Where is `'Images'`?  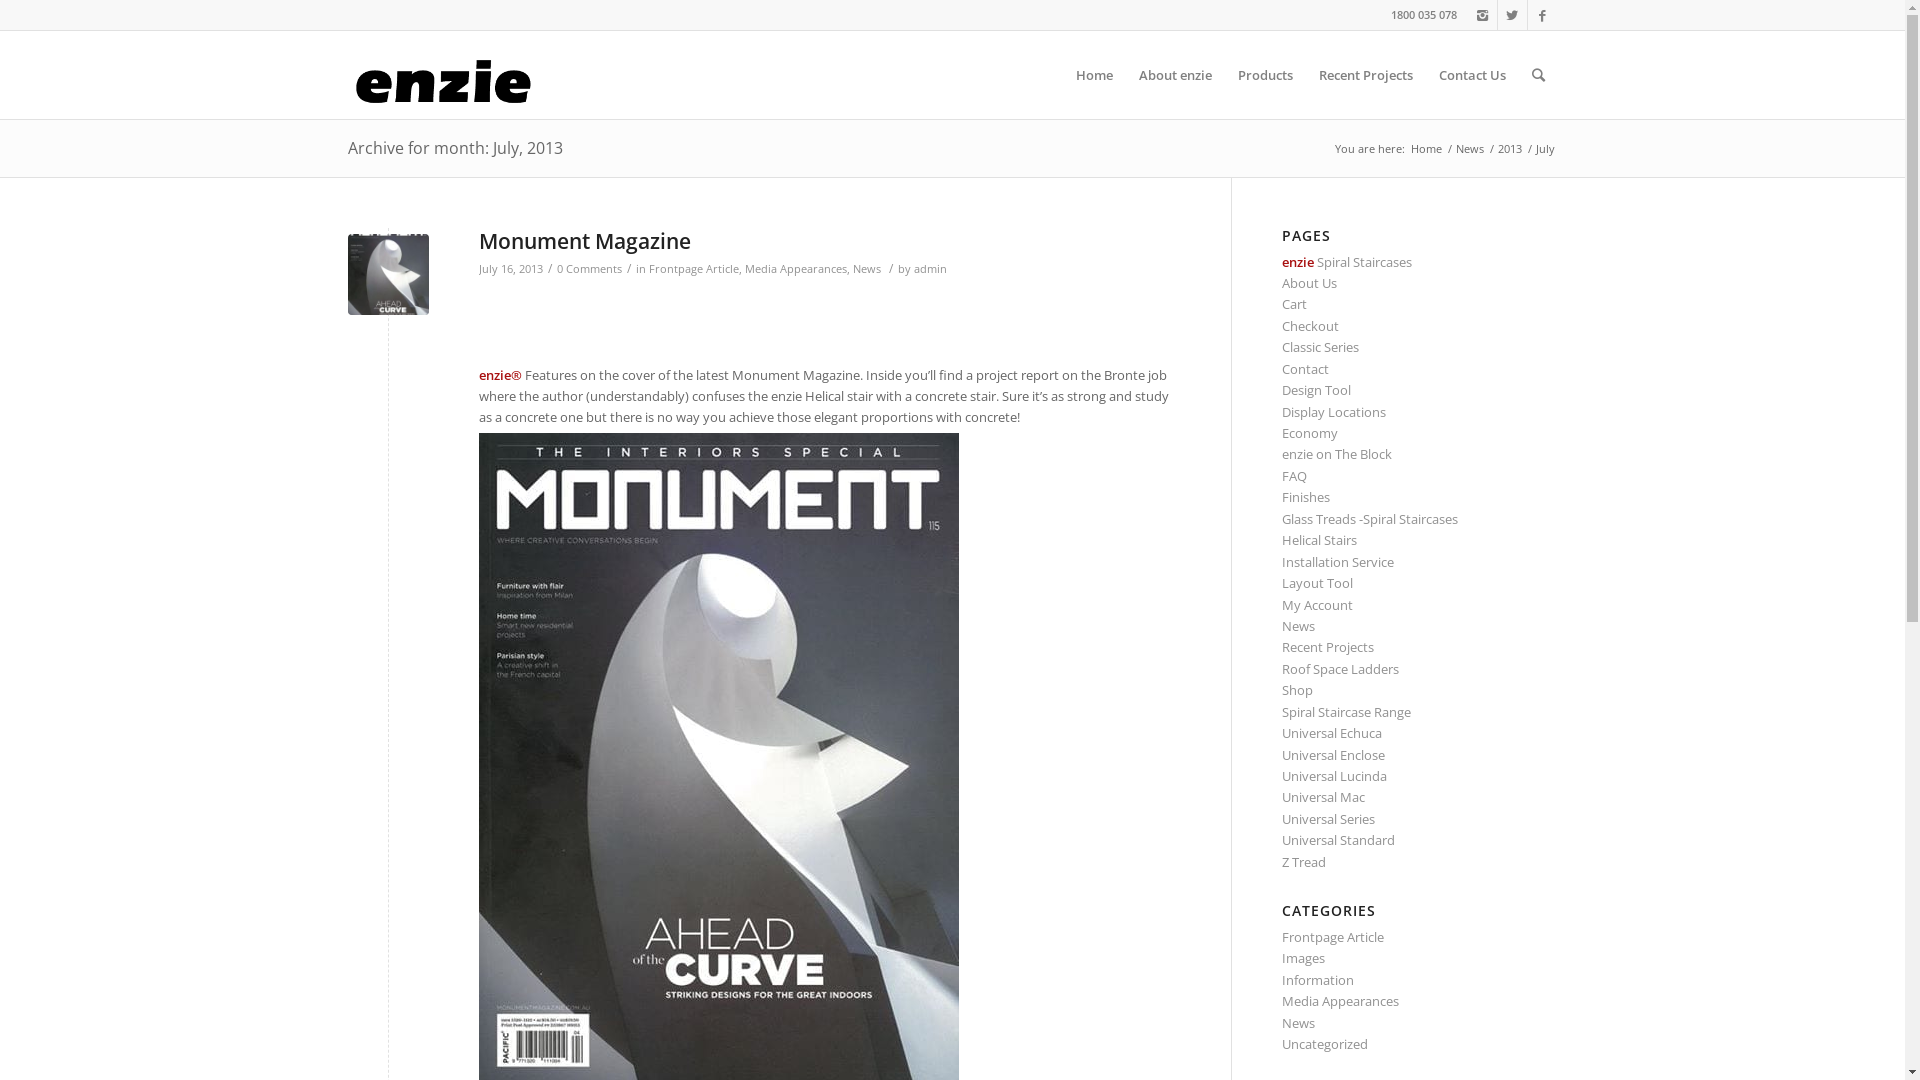
'Images' is located at coordinates (1303, 956).